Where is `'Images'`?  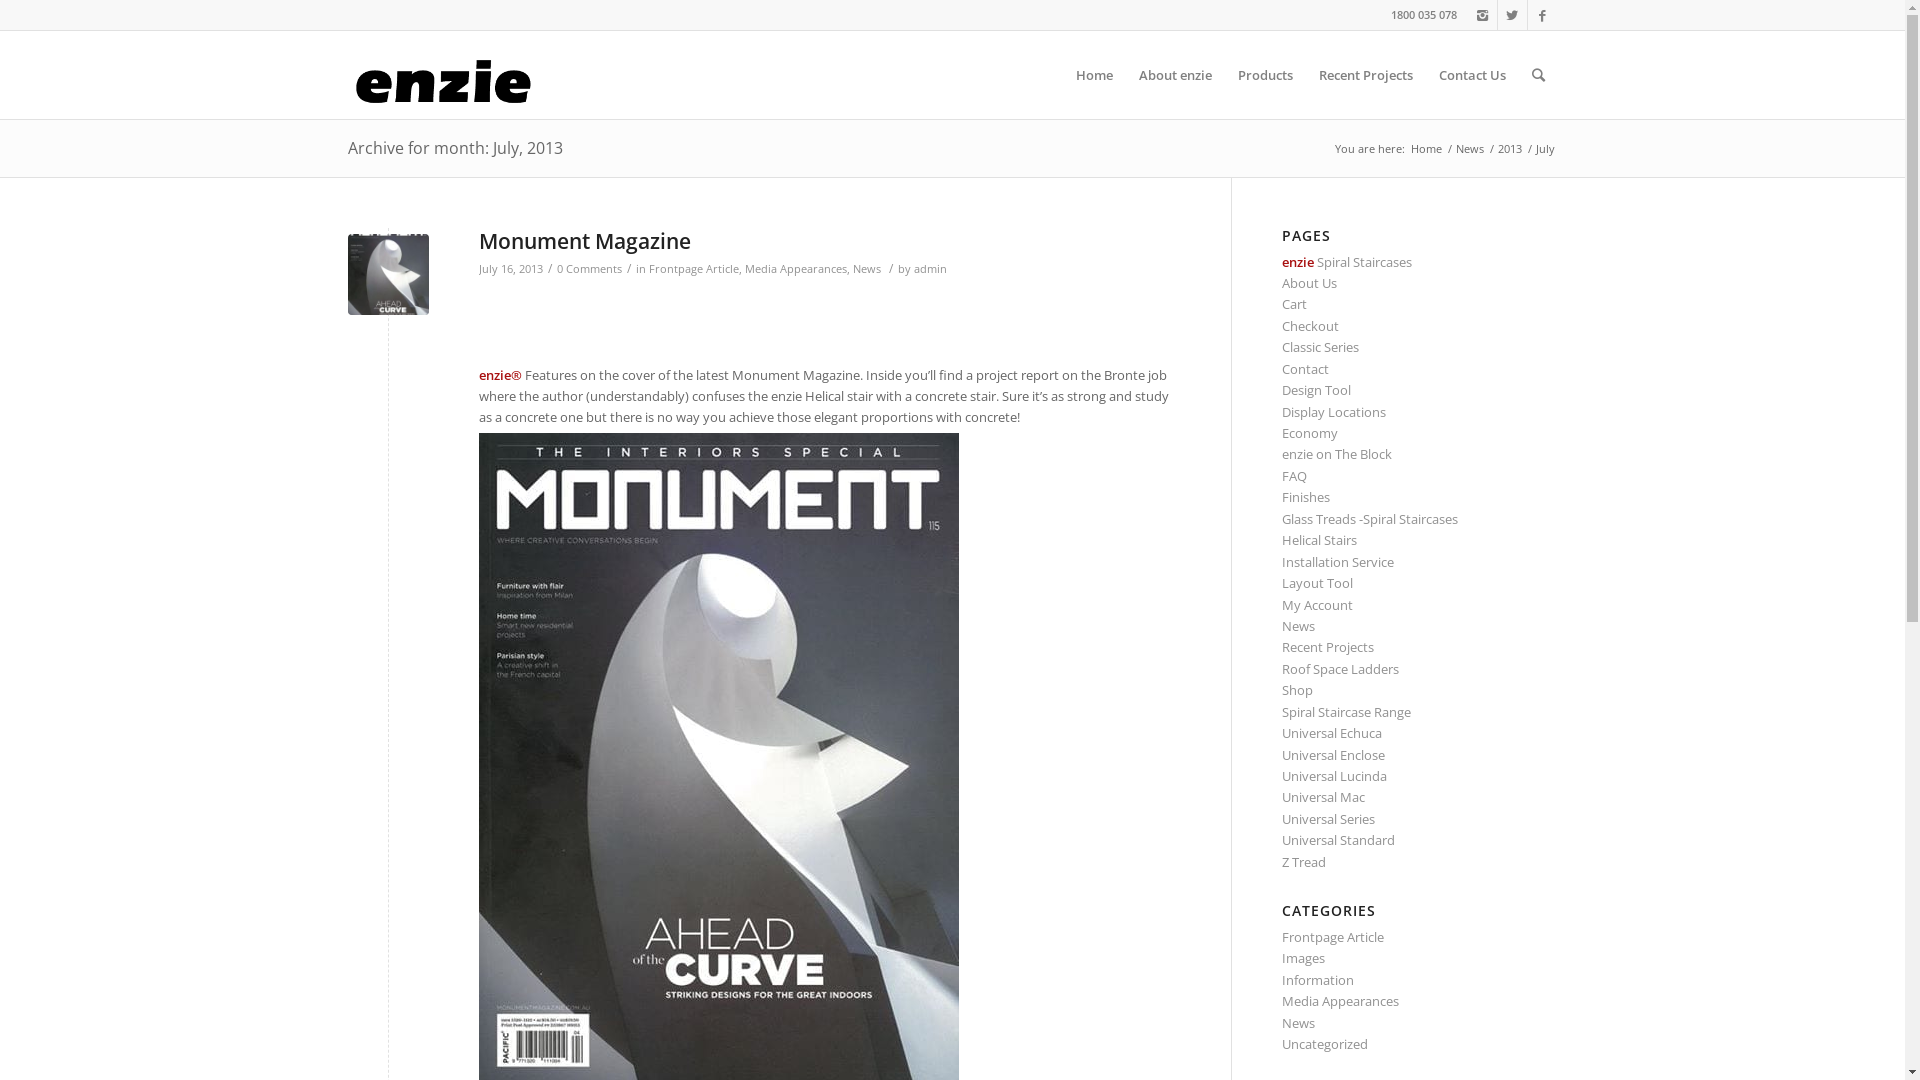
'Images' is located at coordinates (1303, 956).